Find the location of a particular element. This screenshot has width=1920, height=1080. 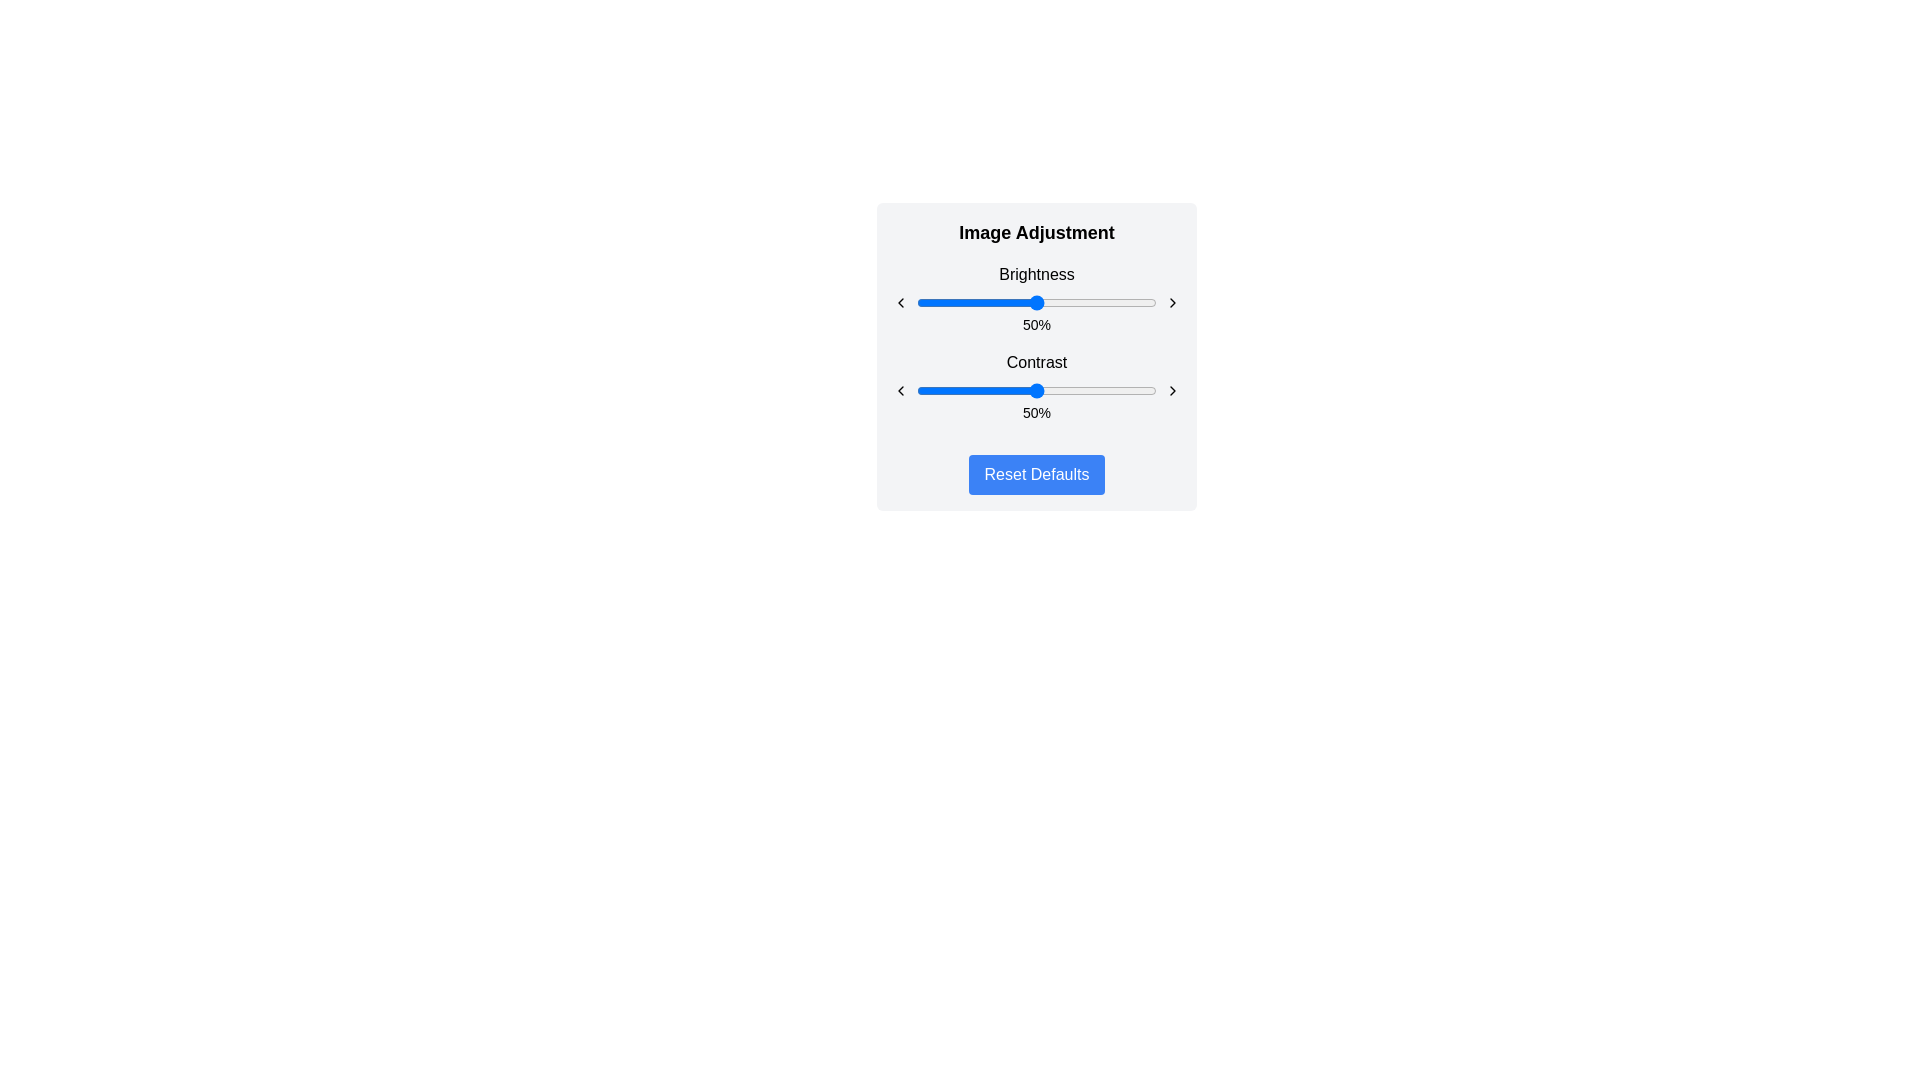

brightness is located at coordinates (1154, 303).